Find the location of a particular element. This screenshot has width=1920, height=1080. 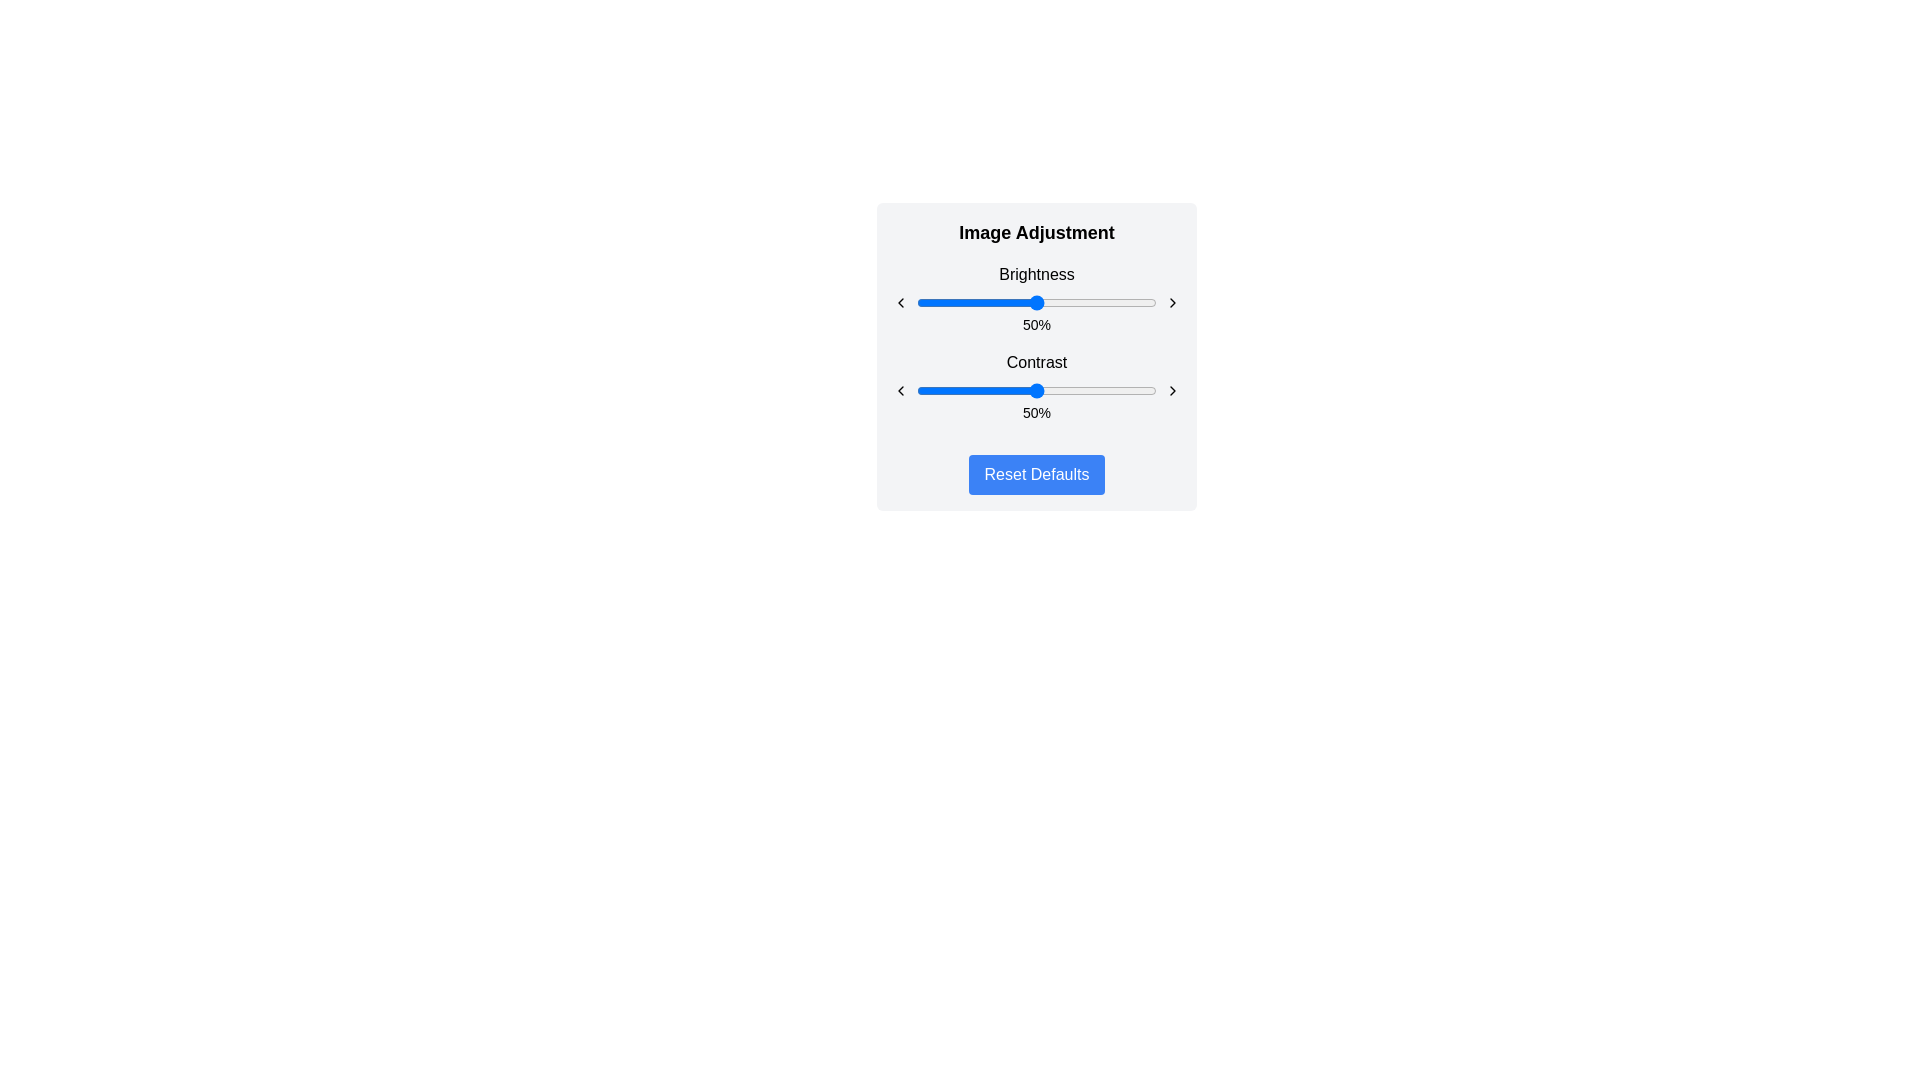

brightness is located at coordinates (1154, 303).